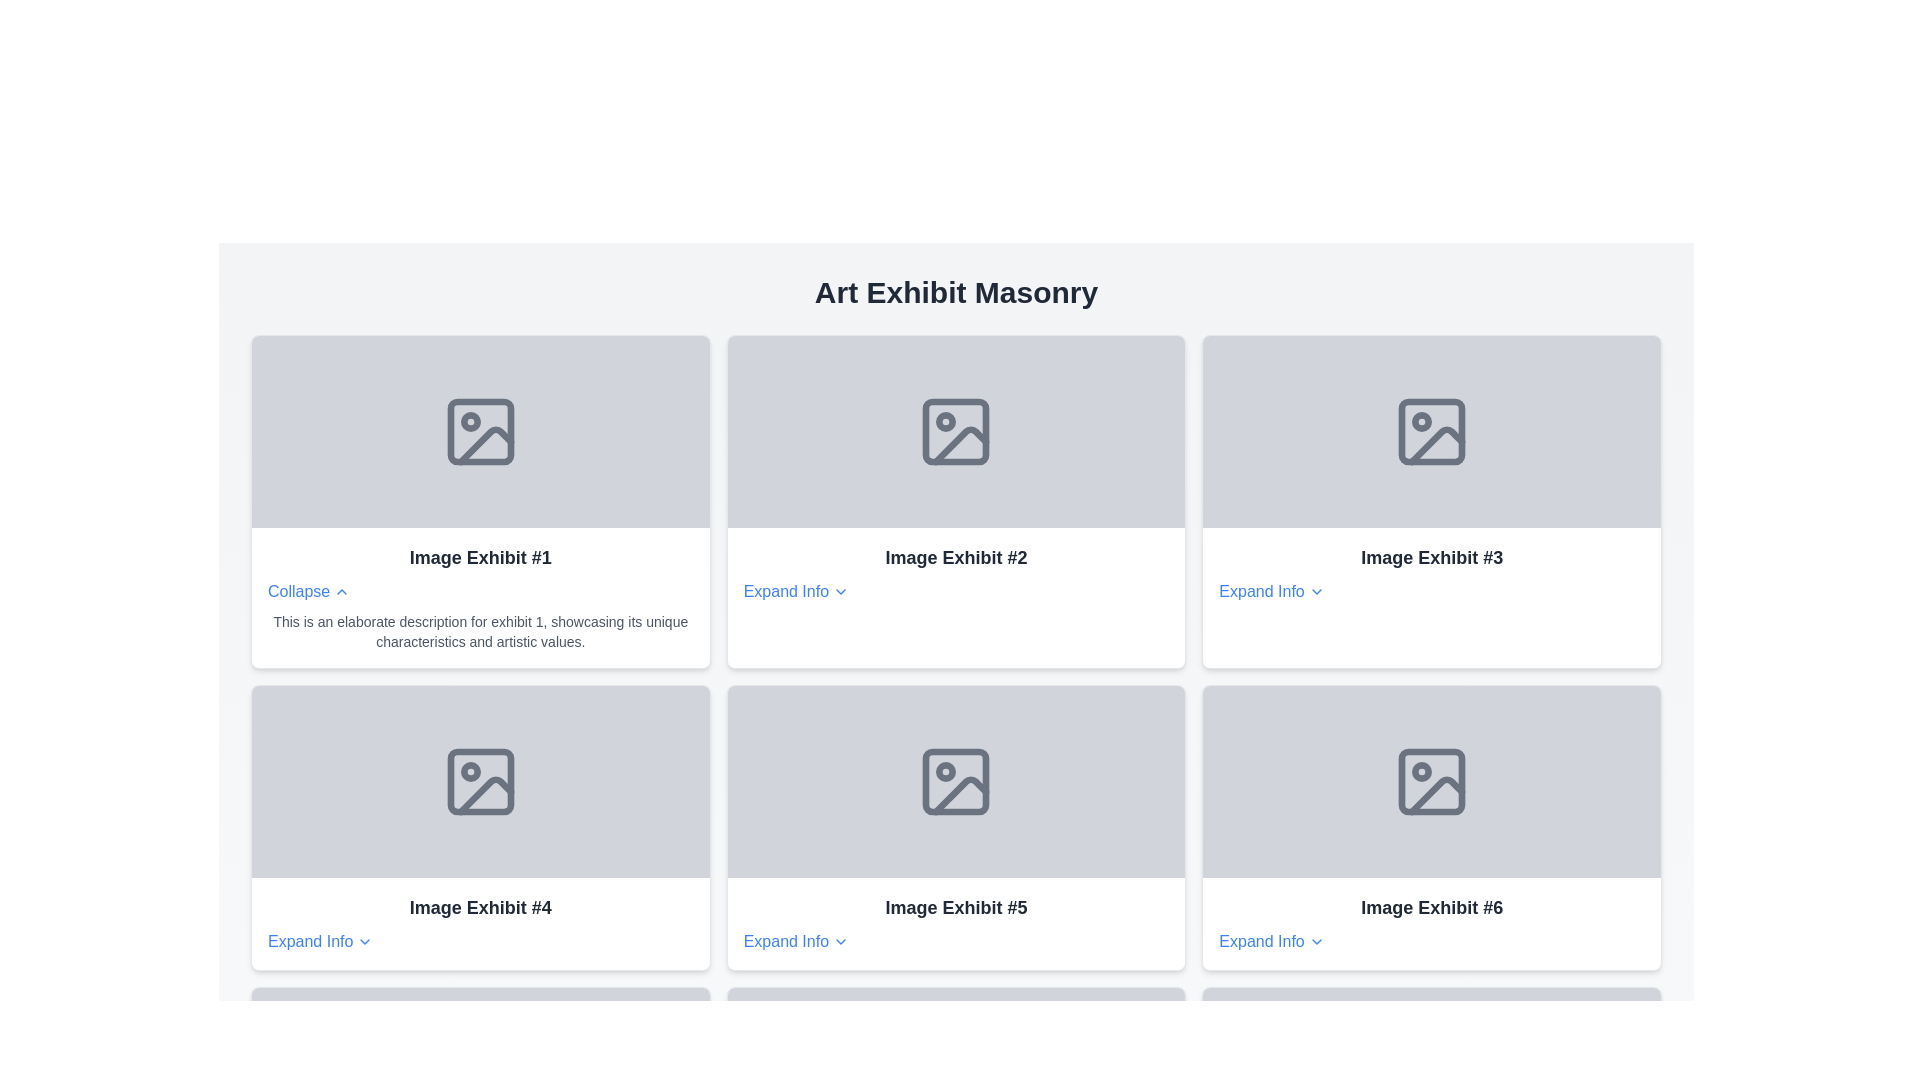 This screenshot has width=1920, height=1080. Describe the element at coordinates (1431, 828) in the screenshot. I see `the sixth card in the grid layout` at that location.